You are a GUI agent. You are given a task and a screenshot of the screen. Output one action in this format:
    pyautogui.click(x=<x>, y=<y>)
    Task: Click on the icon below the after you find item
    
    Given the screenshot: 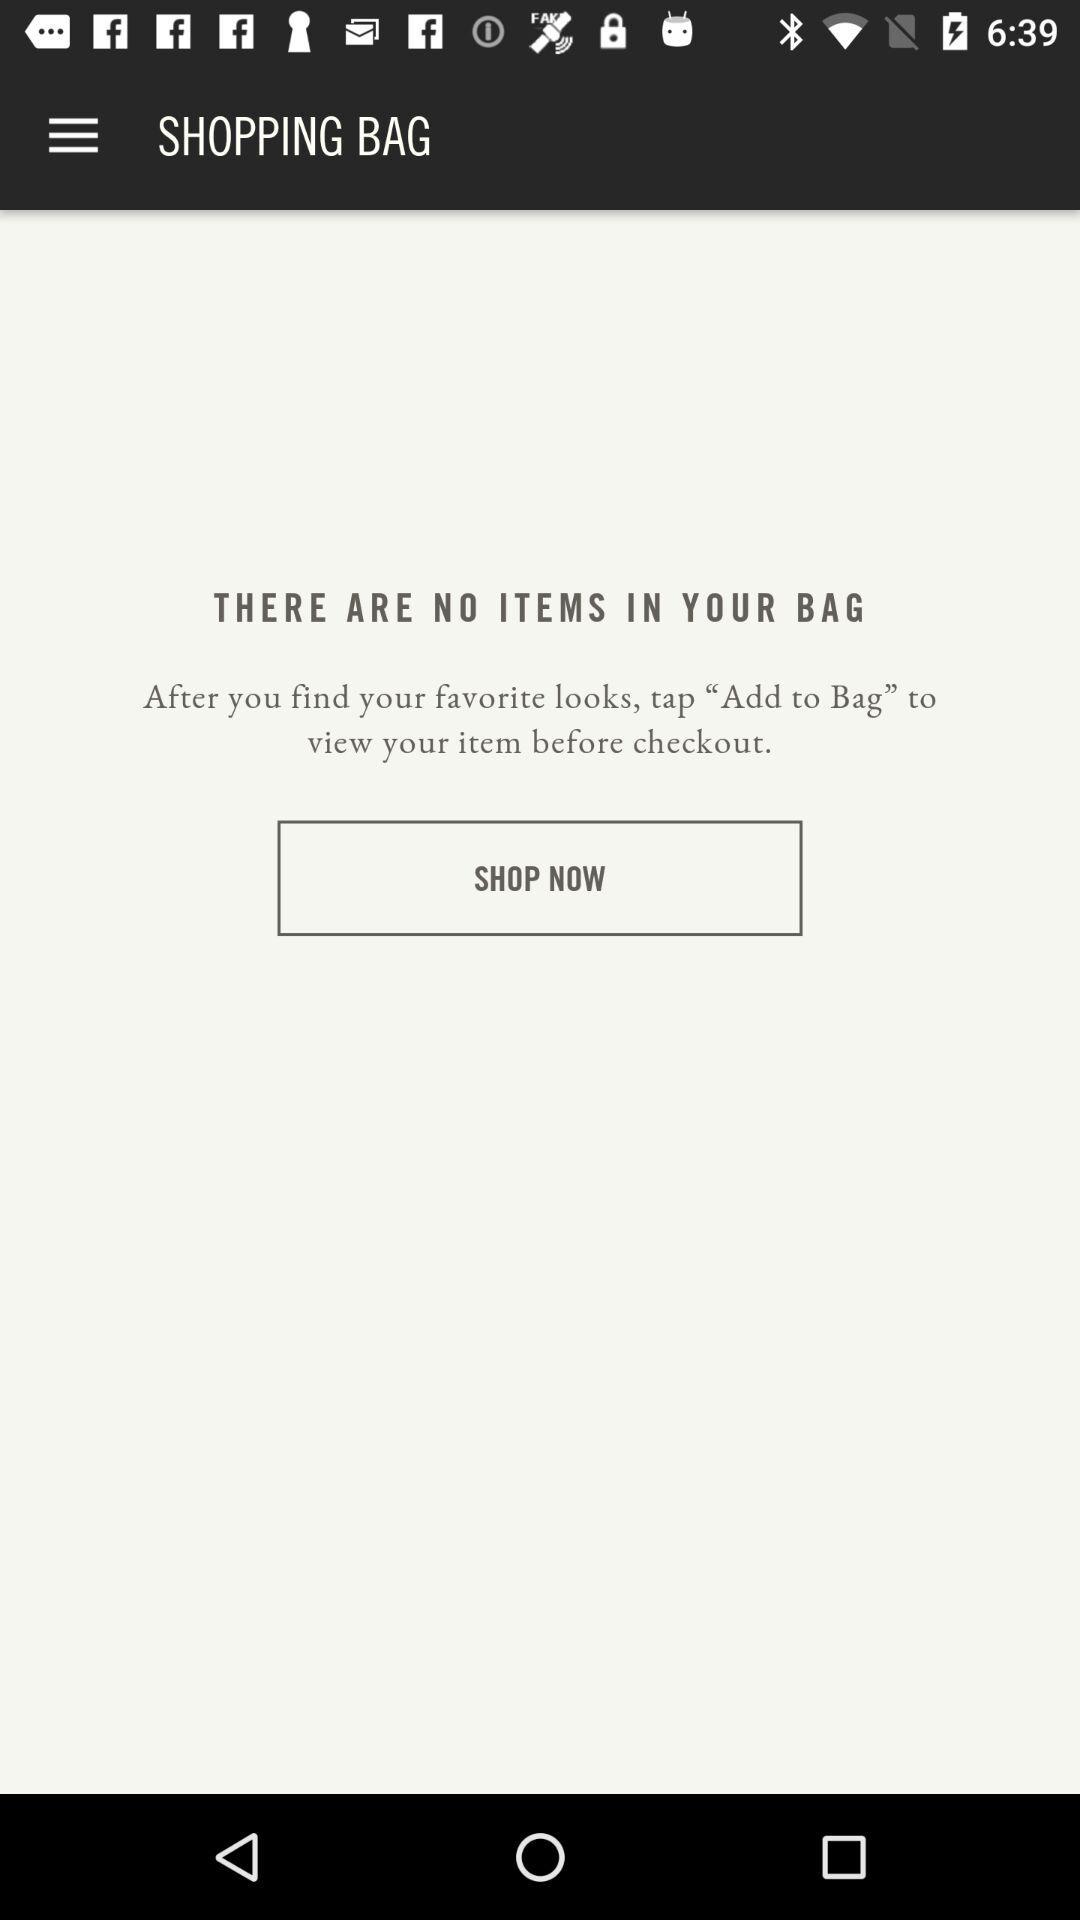 What is the action you would take?
    pyautogui.click(x=540, y=878)
    